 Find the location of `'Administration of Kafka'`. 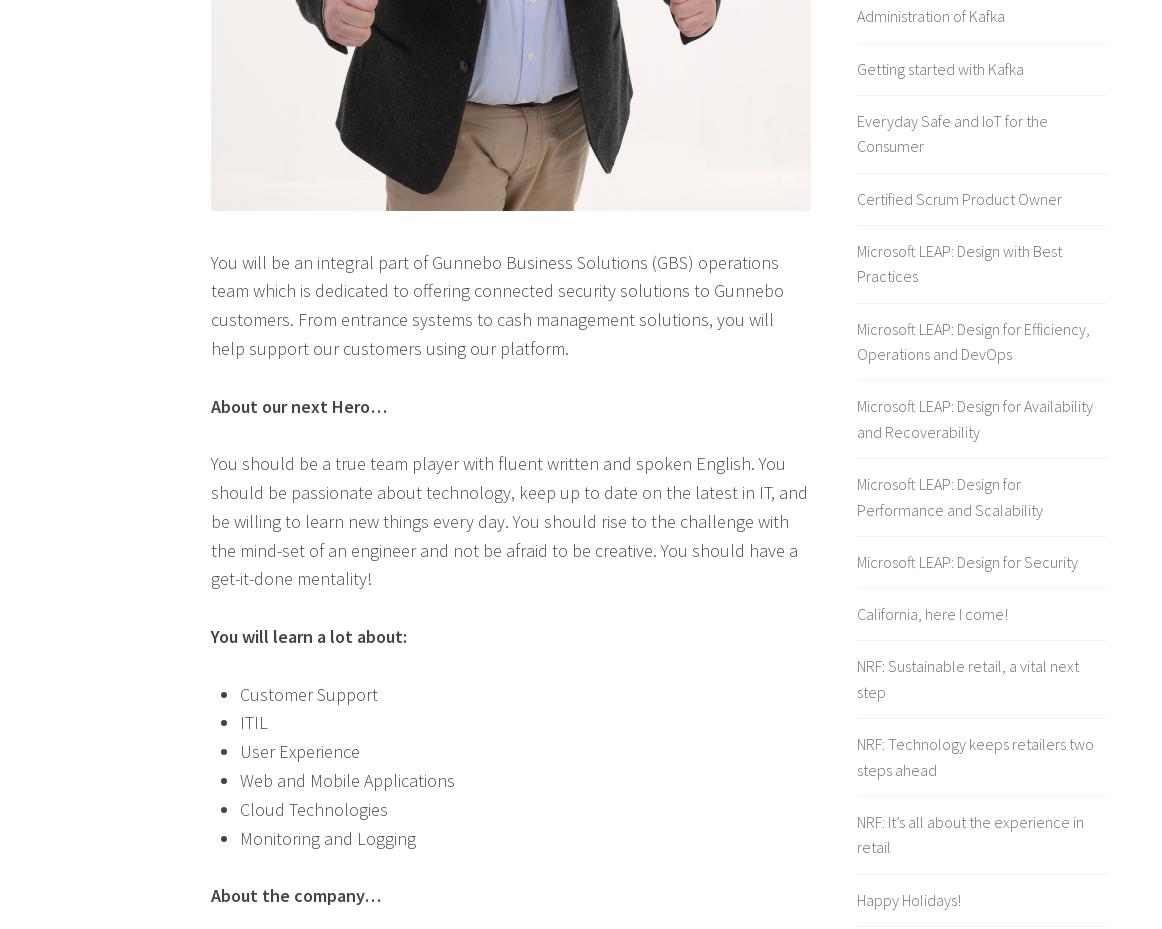

'Administration of Kafka' is located at coordinates (930, 14).